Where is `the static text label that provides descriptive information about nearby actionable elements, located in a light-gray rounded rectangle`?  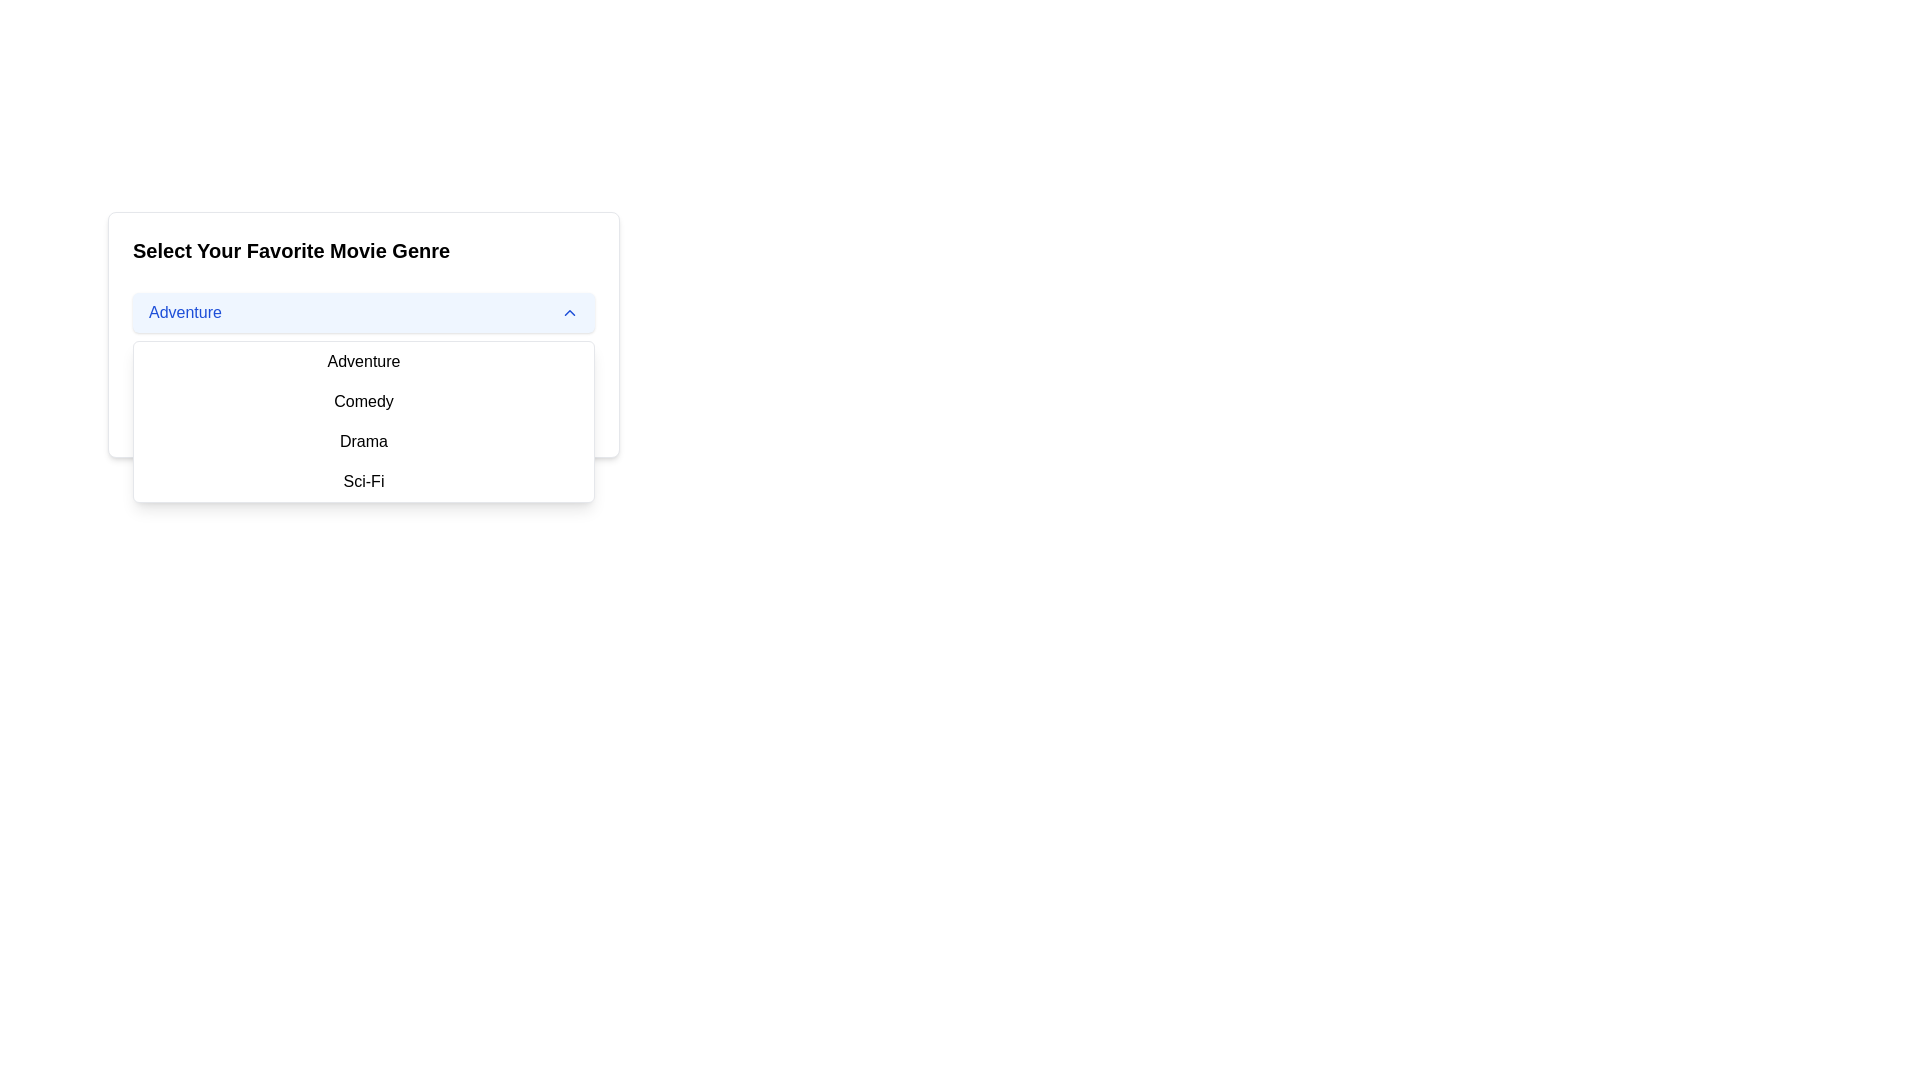 the static text label that provides descriptive information about nearby actionable elements, located in a light-gray rounded rectangle is located at coordinates (364, 378).